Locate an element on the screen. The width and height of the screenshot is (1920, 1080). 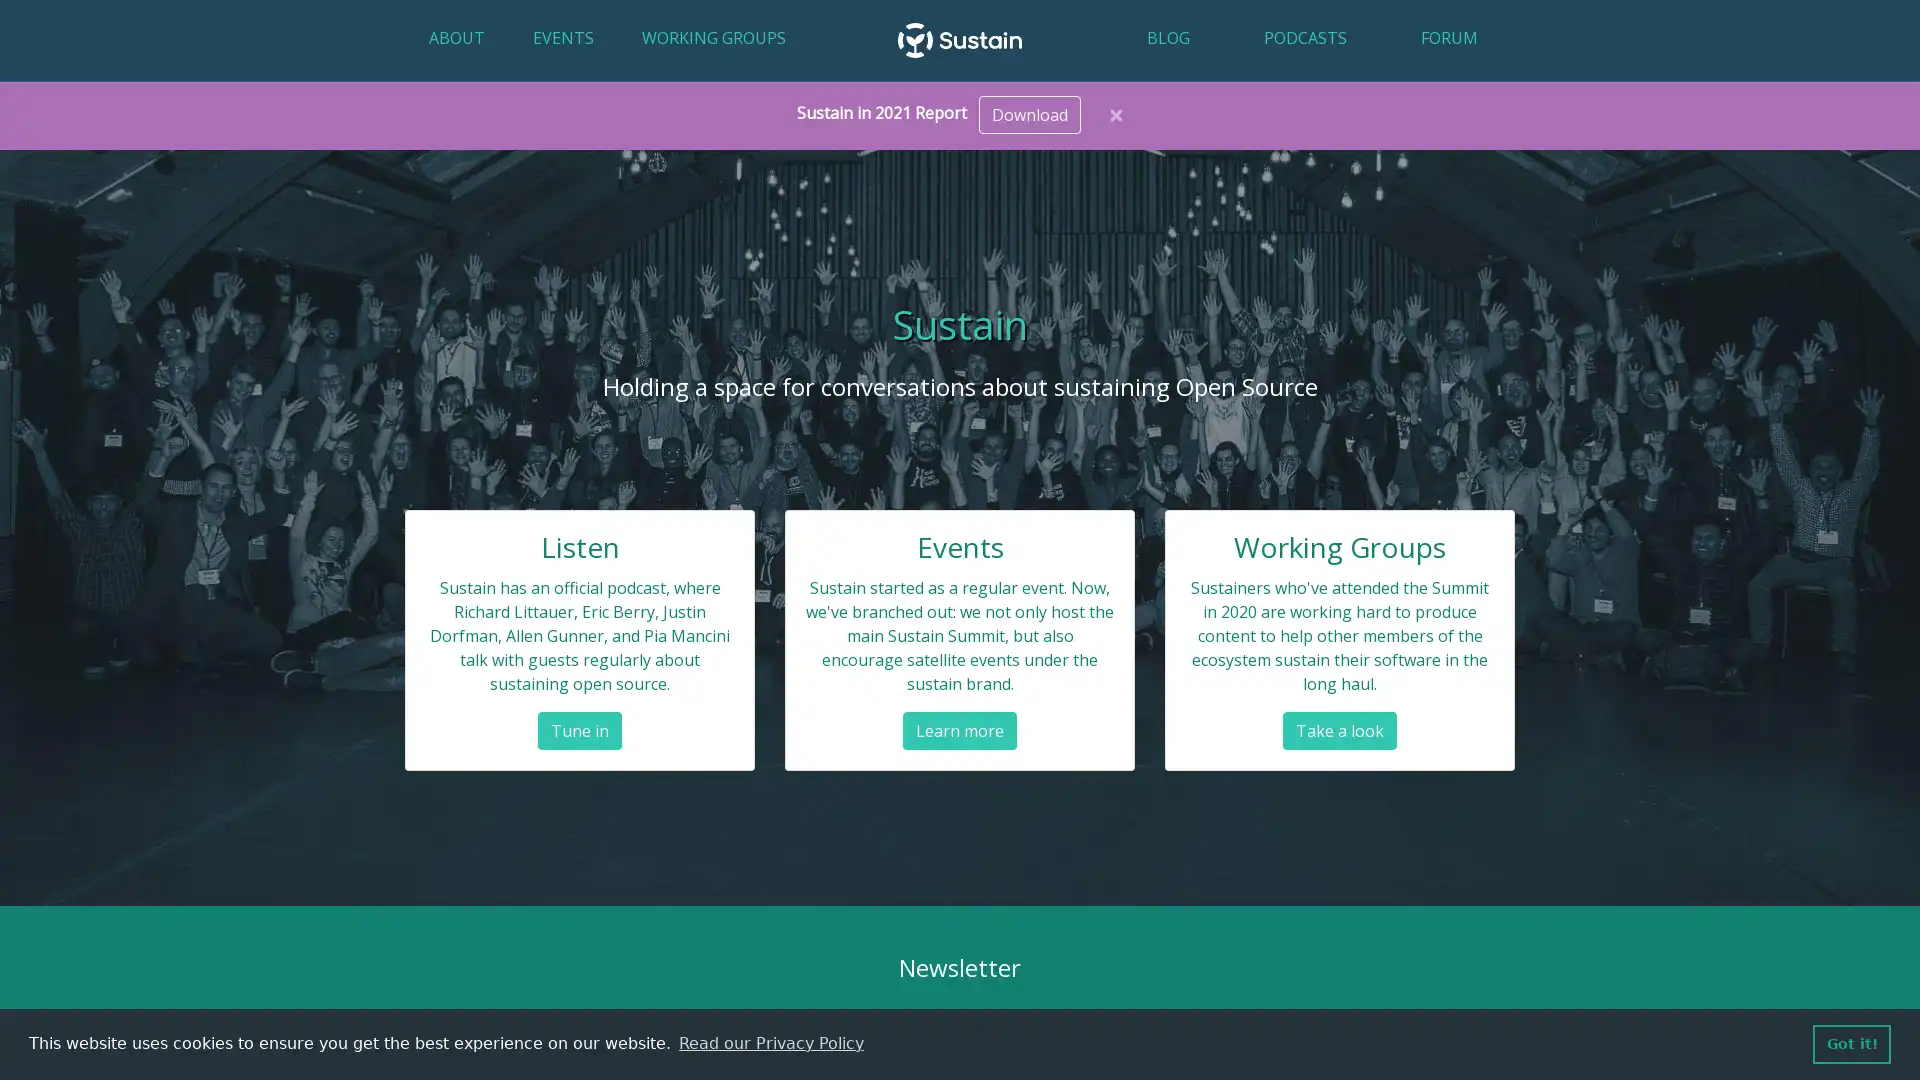
dismiss cookie message is located at coordinates (1851, 1043).